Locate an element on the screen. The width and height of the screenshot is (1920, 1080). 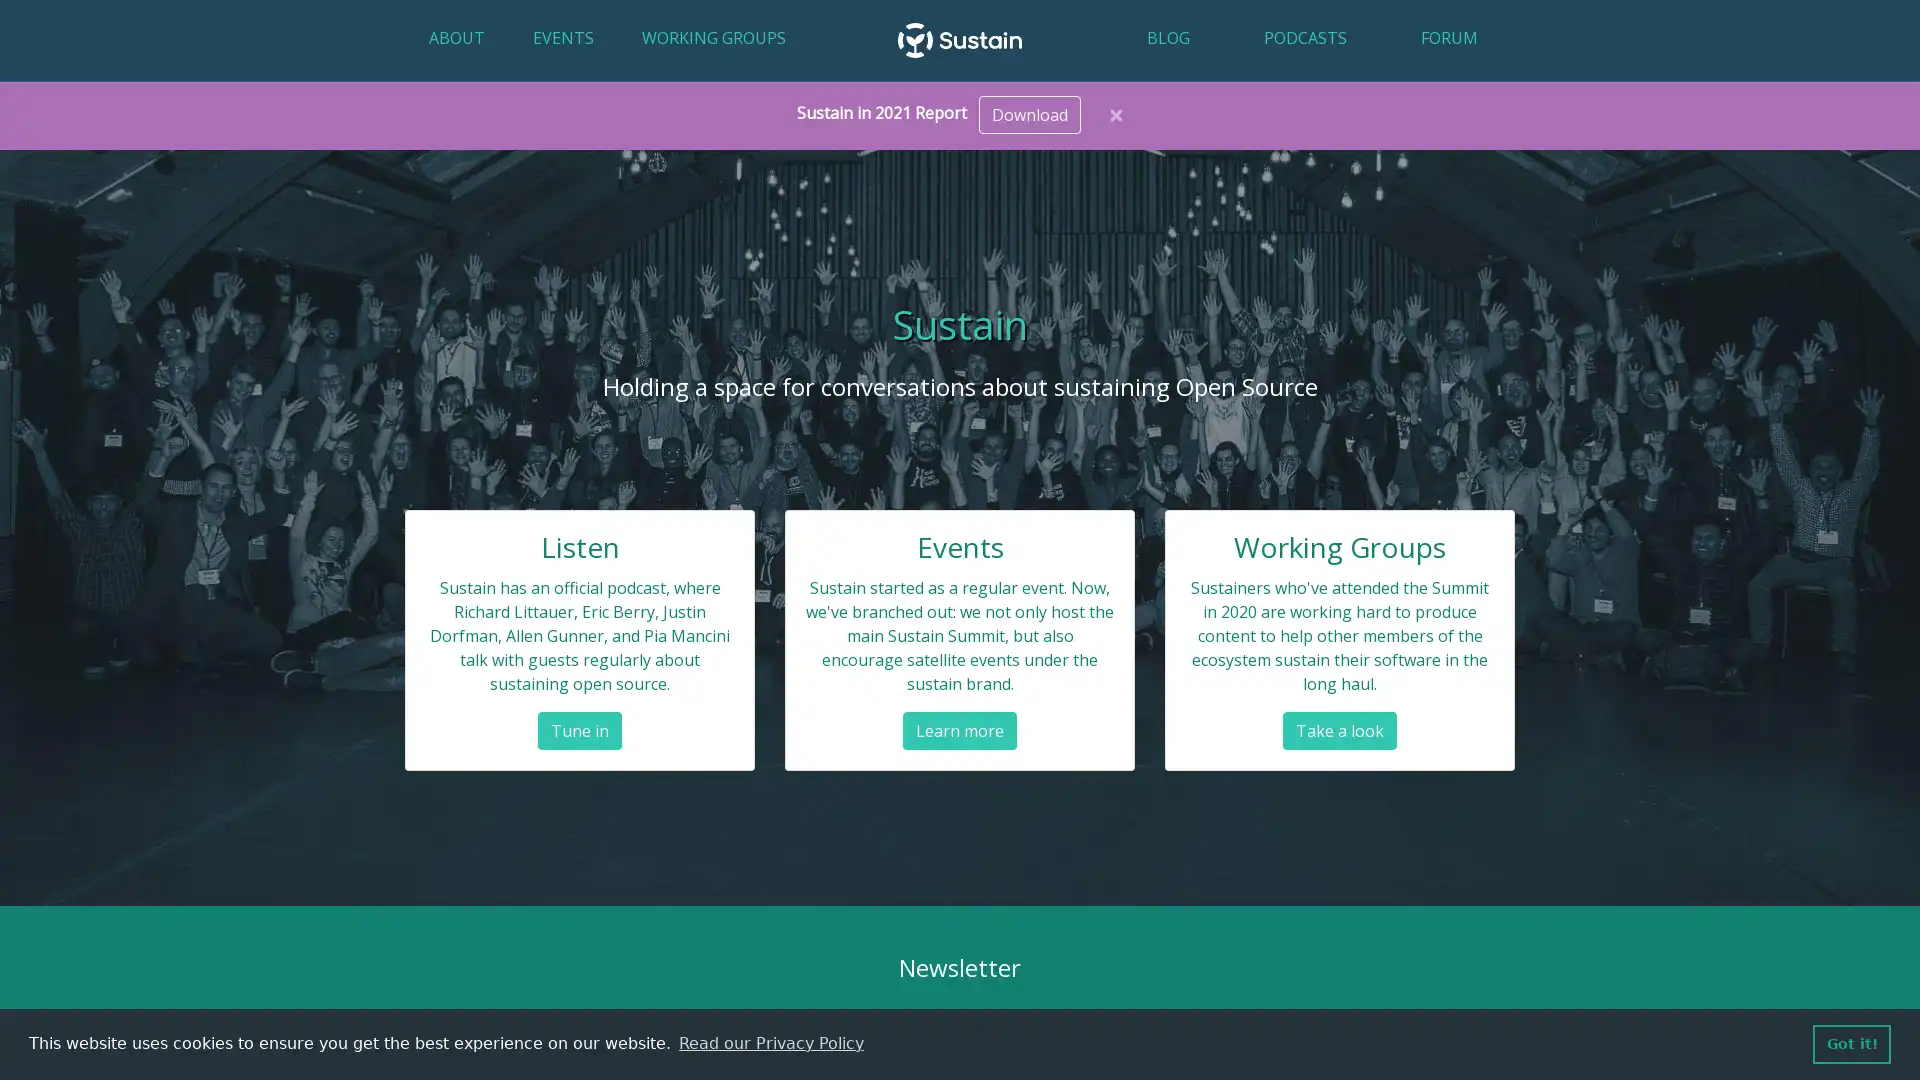
dismiss cookie message is located at coordinates (1851, 1043).